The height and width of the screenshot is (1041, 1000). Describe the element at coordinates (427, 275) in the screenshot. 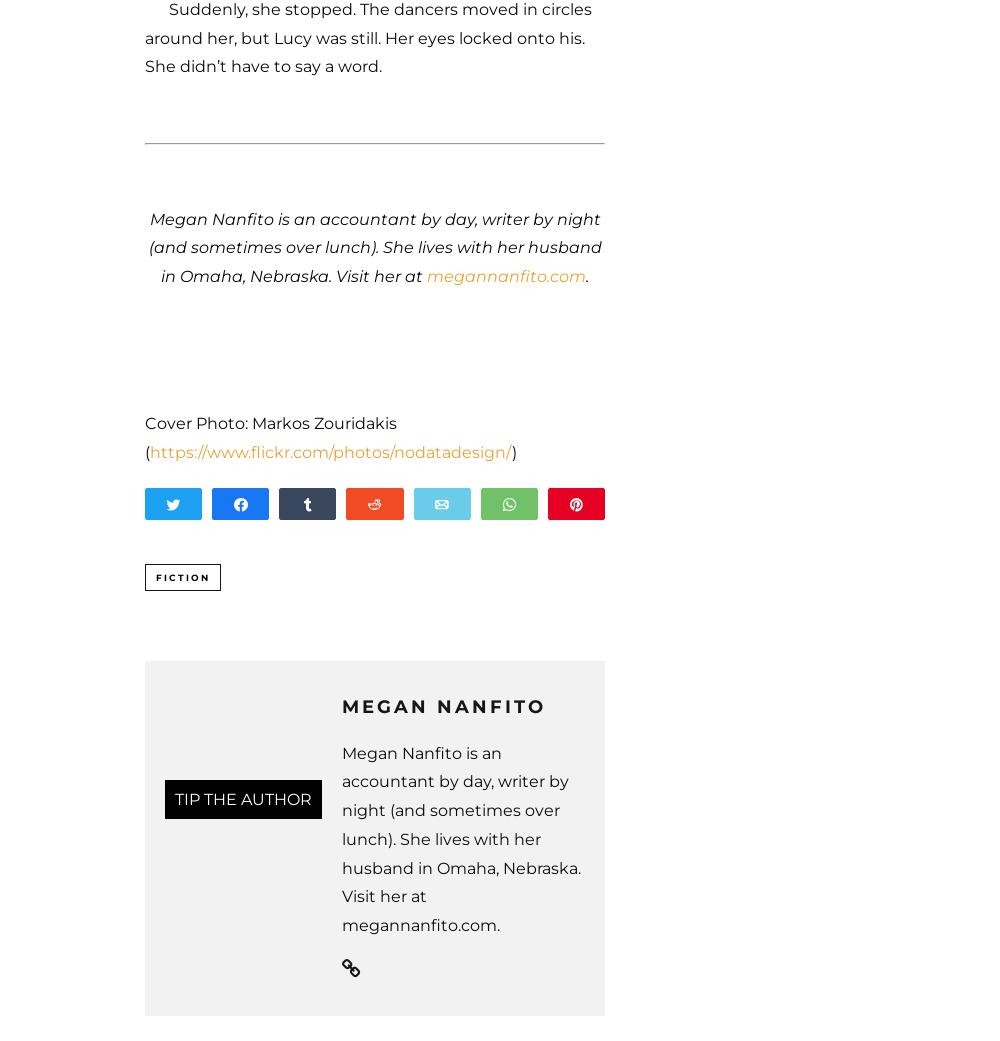

I see `'megannanfito.com'` at that location.